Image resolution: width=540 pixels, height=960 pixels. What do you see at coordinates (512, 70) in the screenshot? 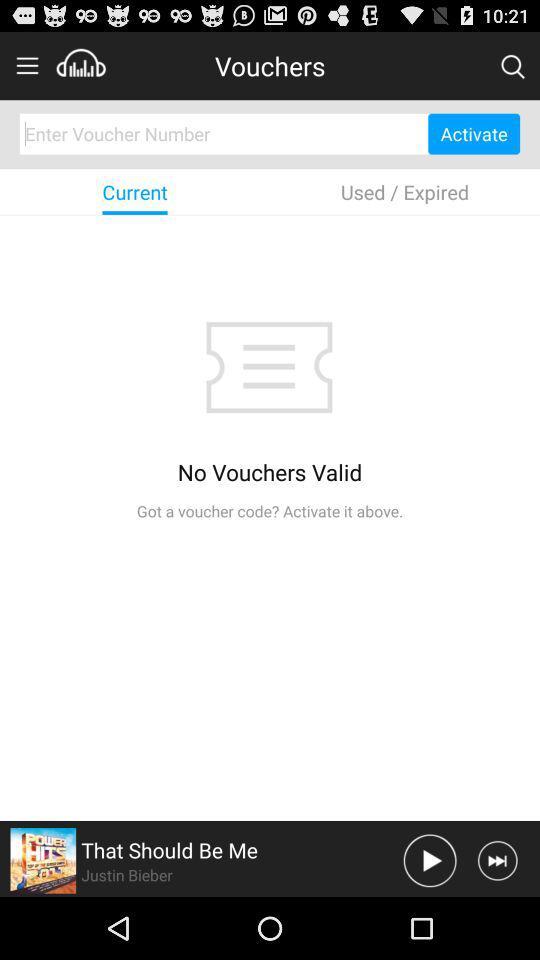
I see `the search icon` at bounding box center [512, 70].